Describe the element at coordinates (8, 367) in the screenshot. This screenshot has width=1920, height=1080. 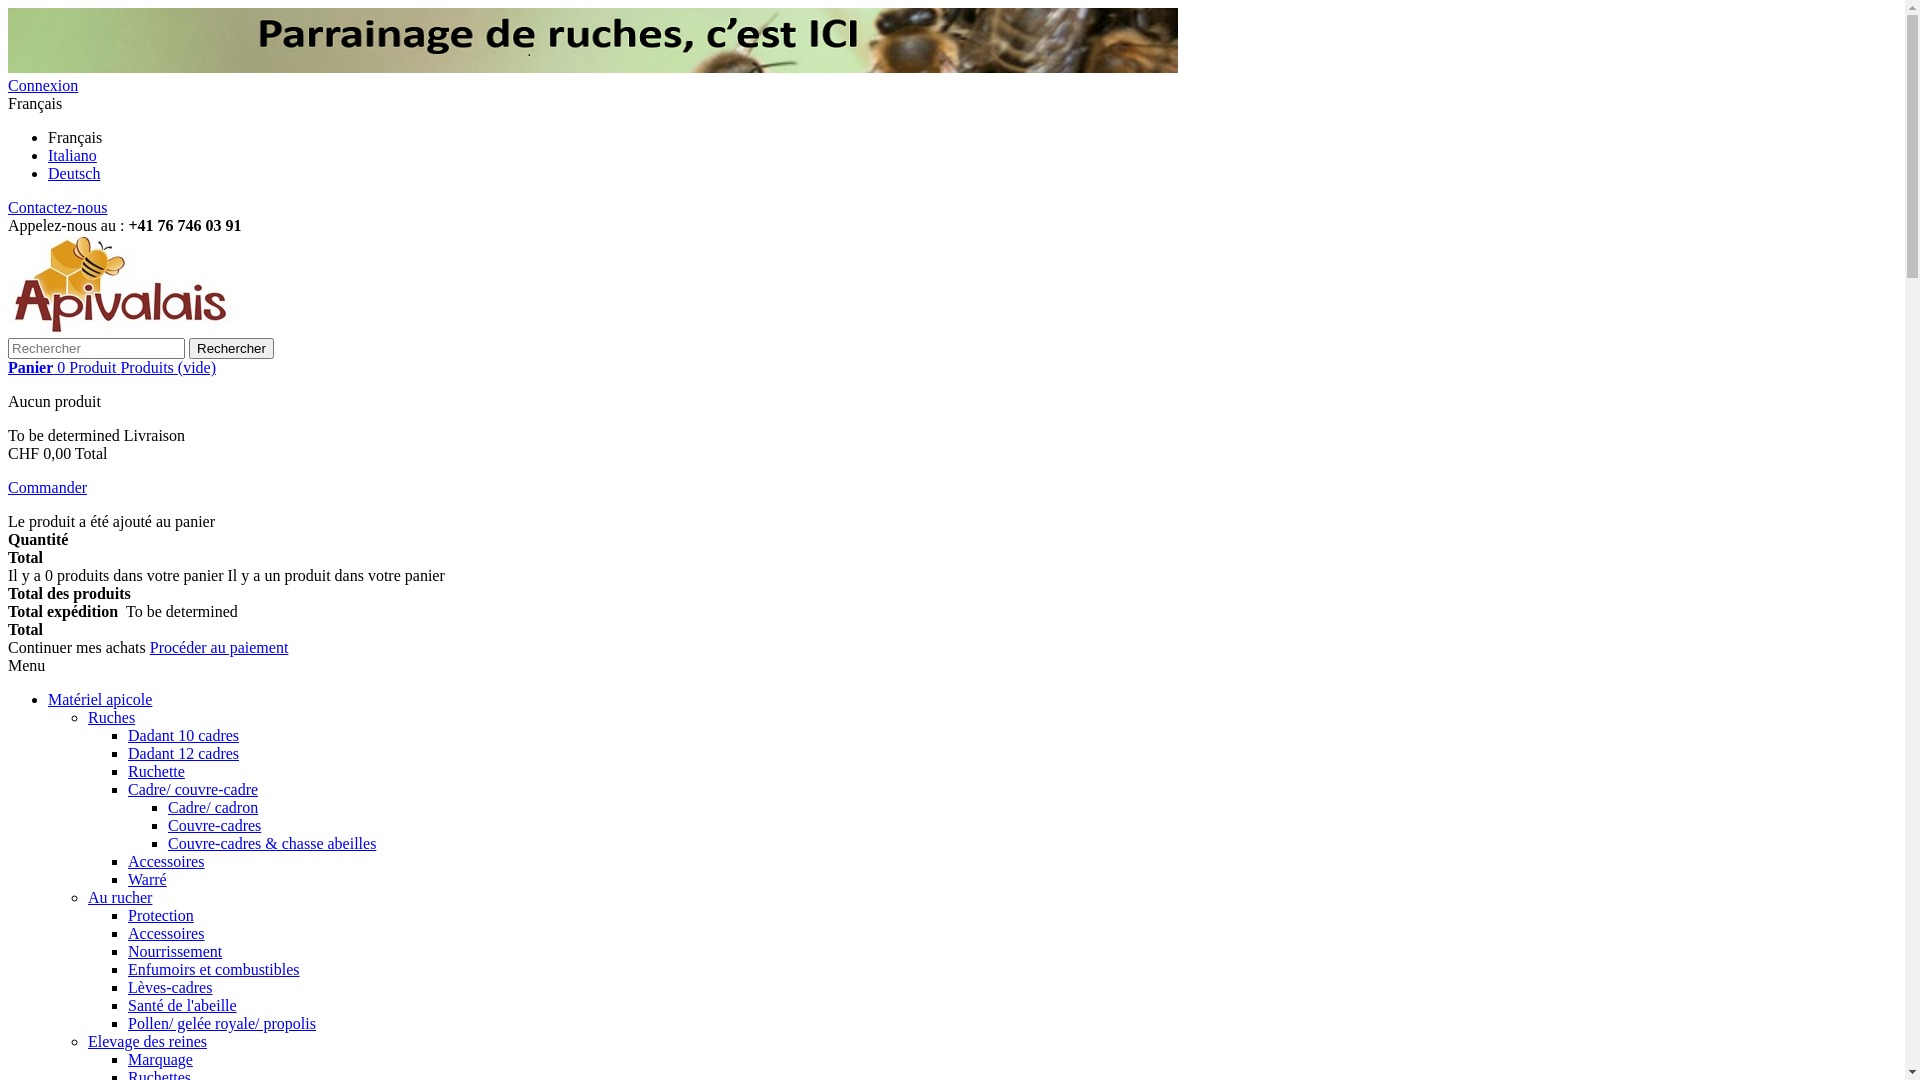
I see `'Panier 0 Produit Produits (vide)'` at that location.